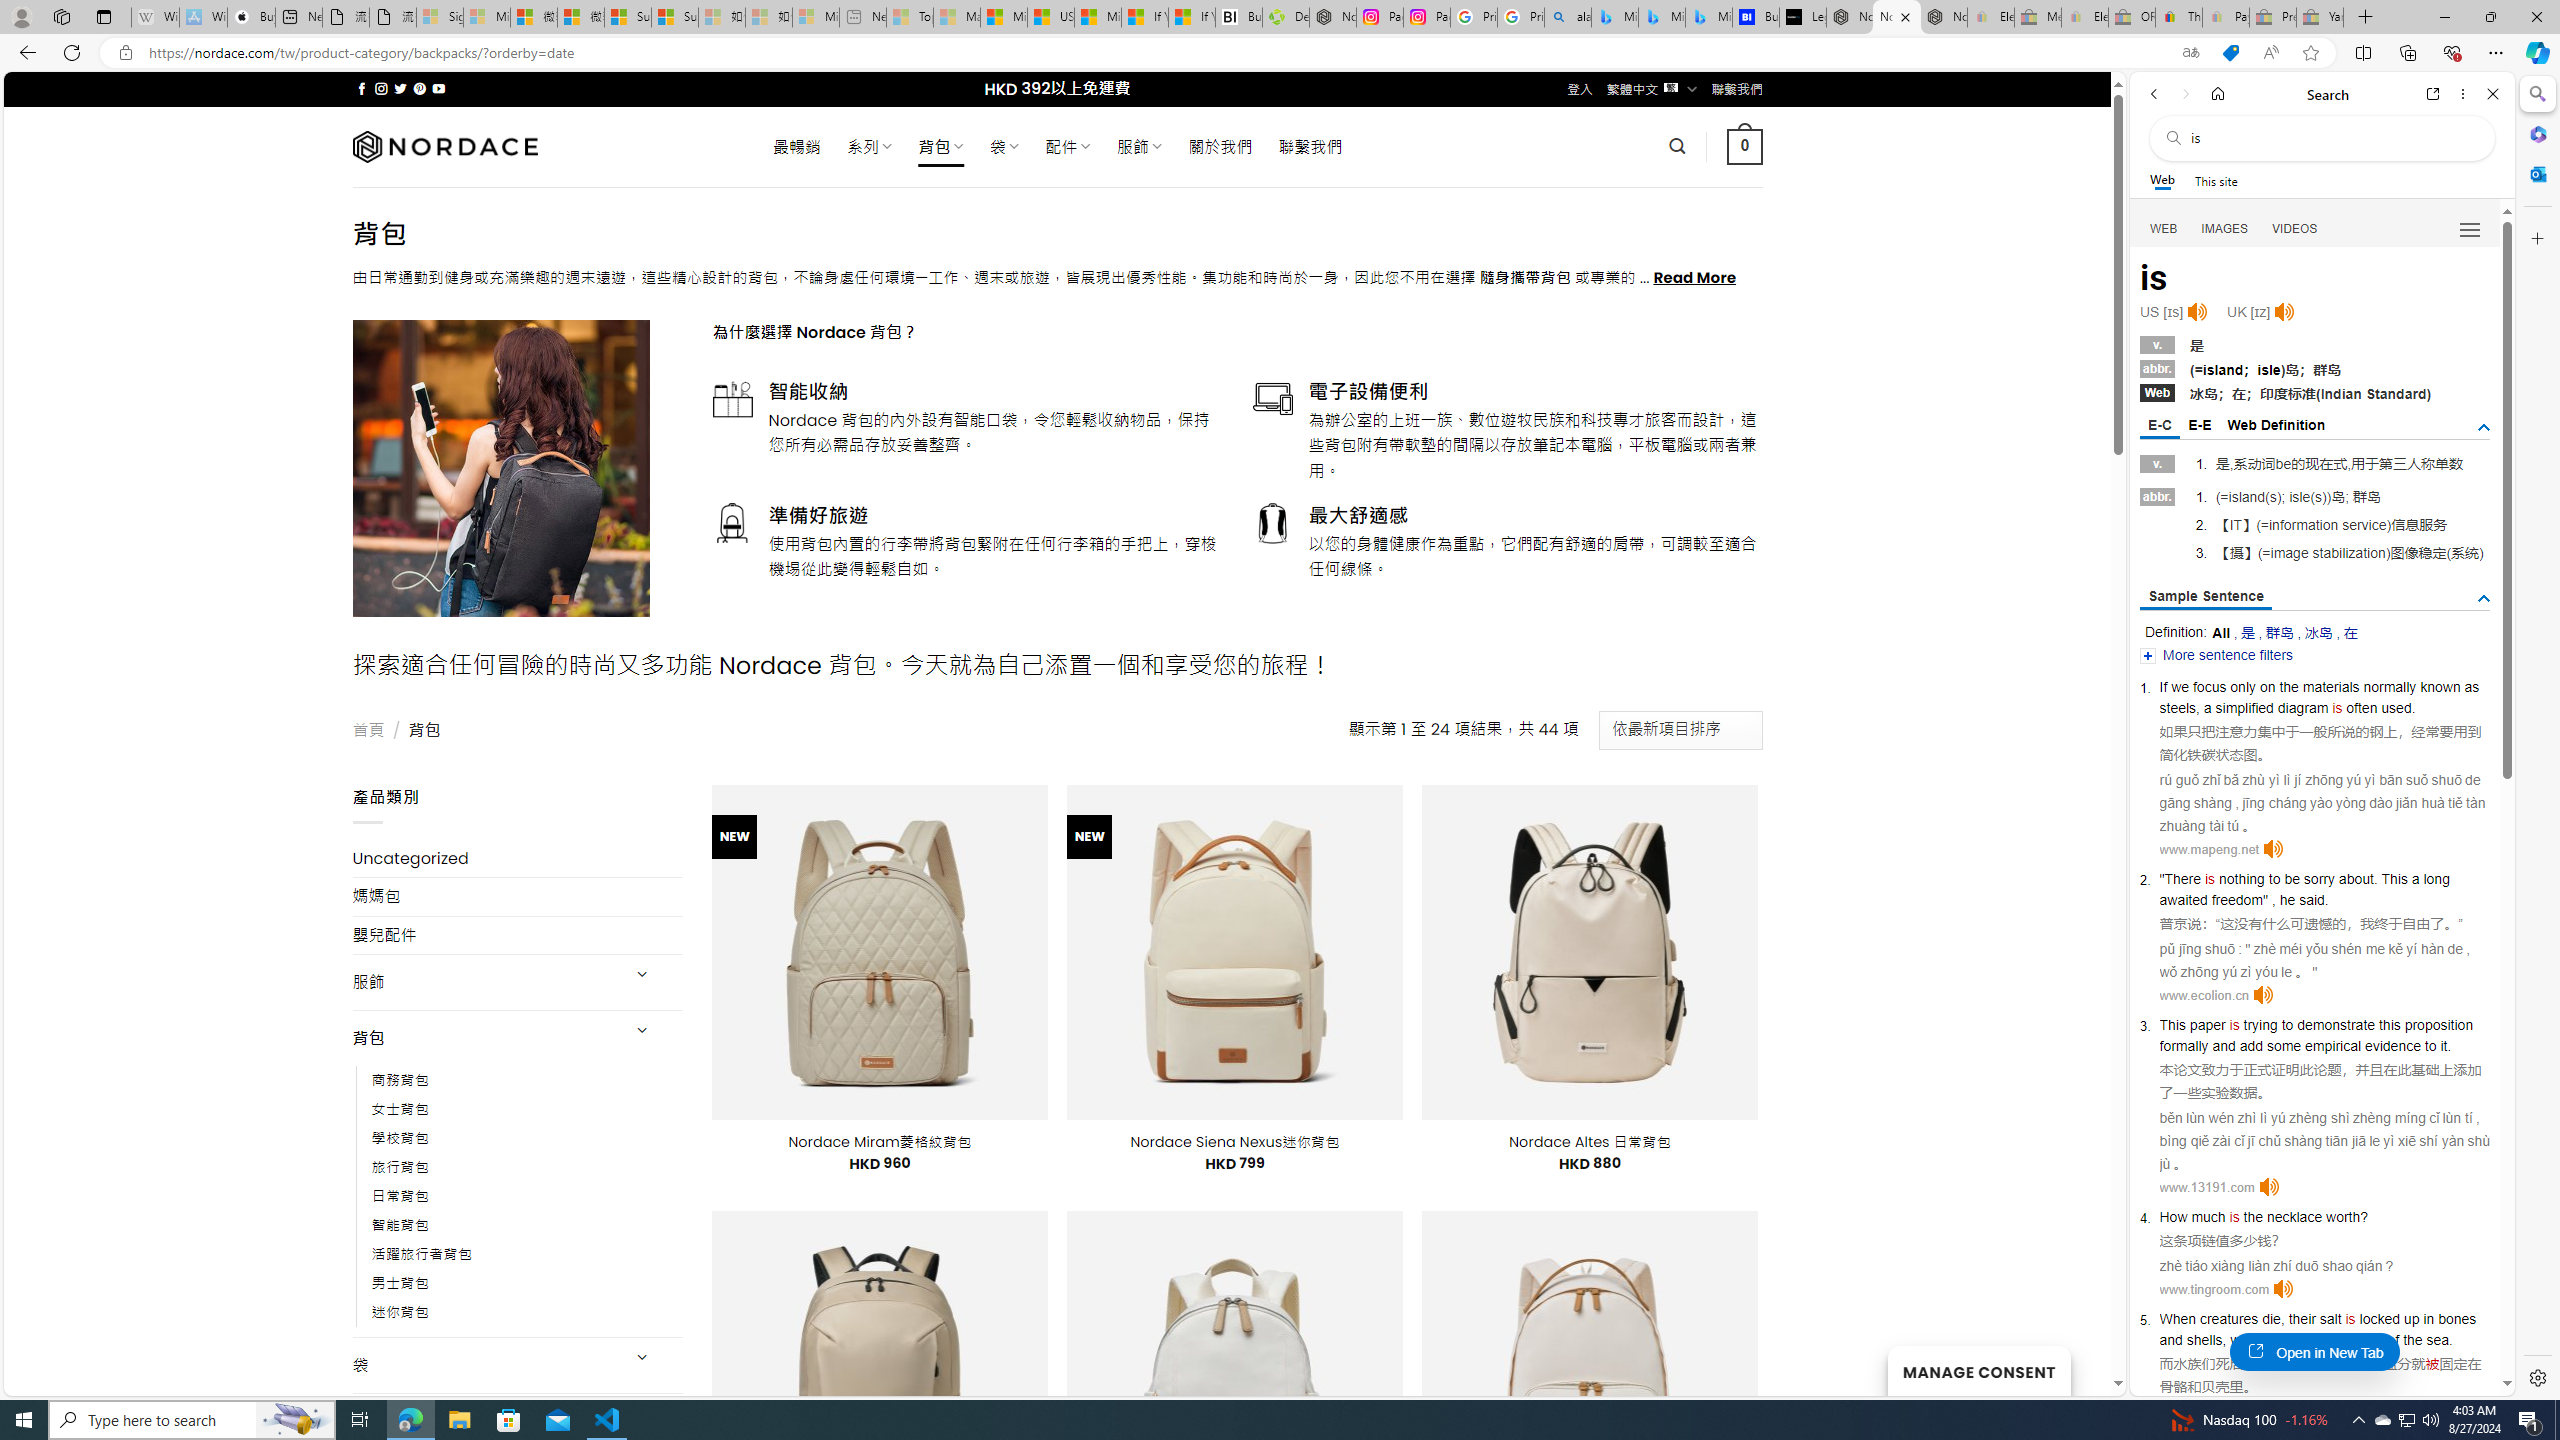 Image resolution: width=2560 pixels, height=1440 pixels. I want to click on 'of', so click(2392, 1338).